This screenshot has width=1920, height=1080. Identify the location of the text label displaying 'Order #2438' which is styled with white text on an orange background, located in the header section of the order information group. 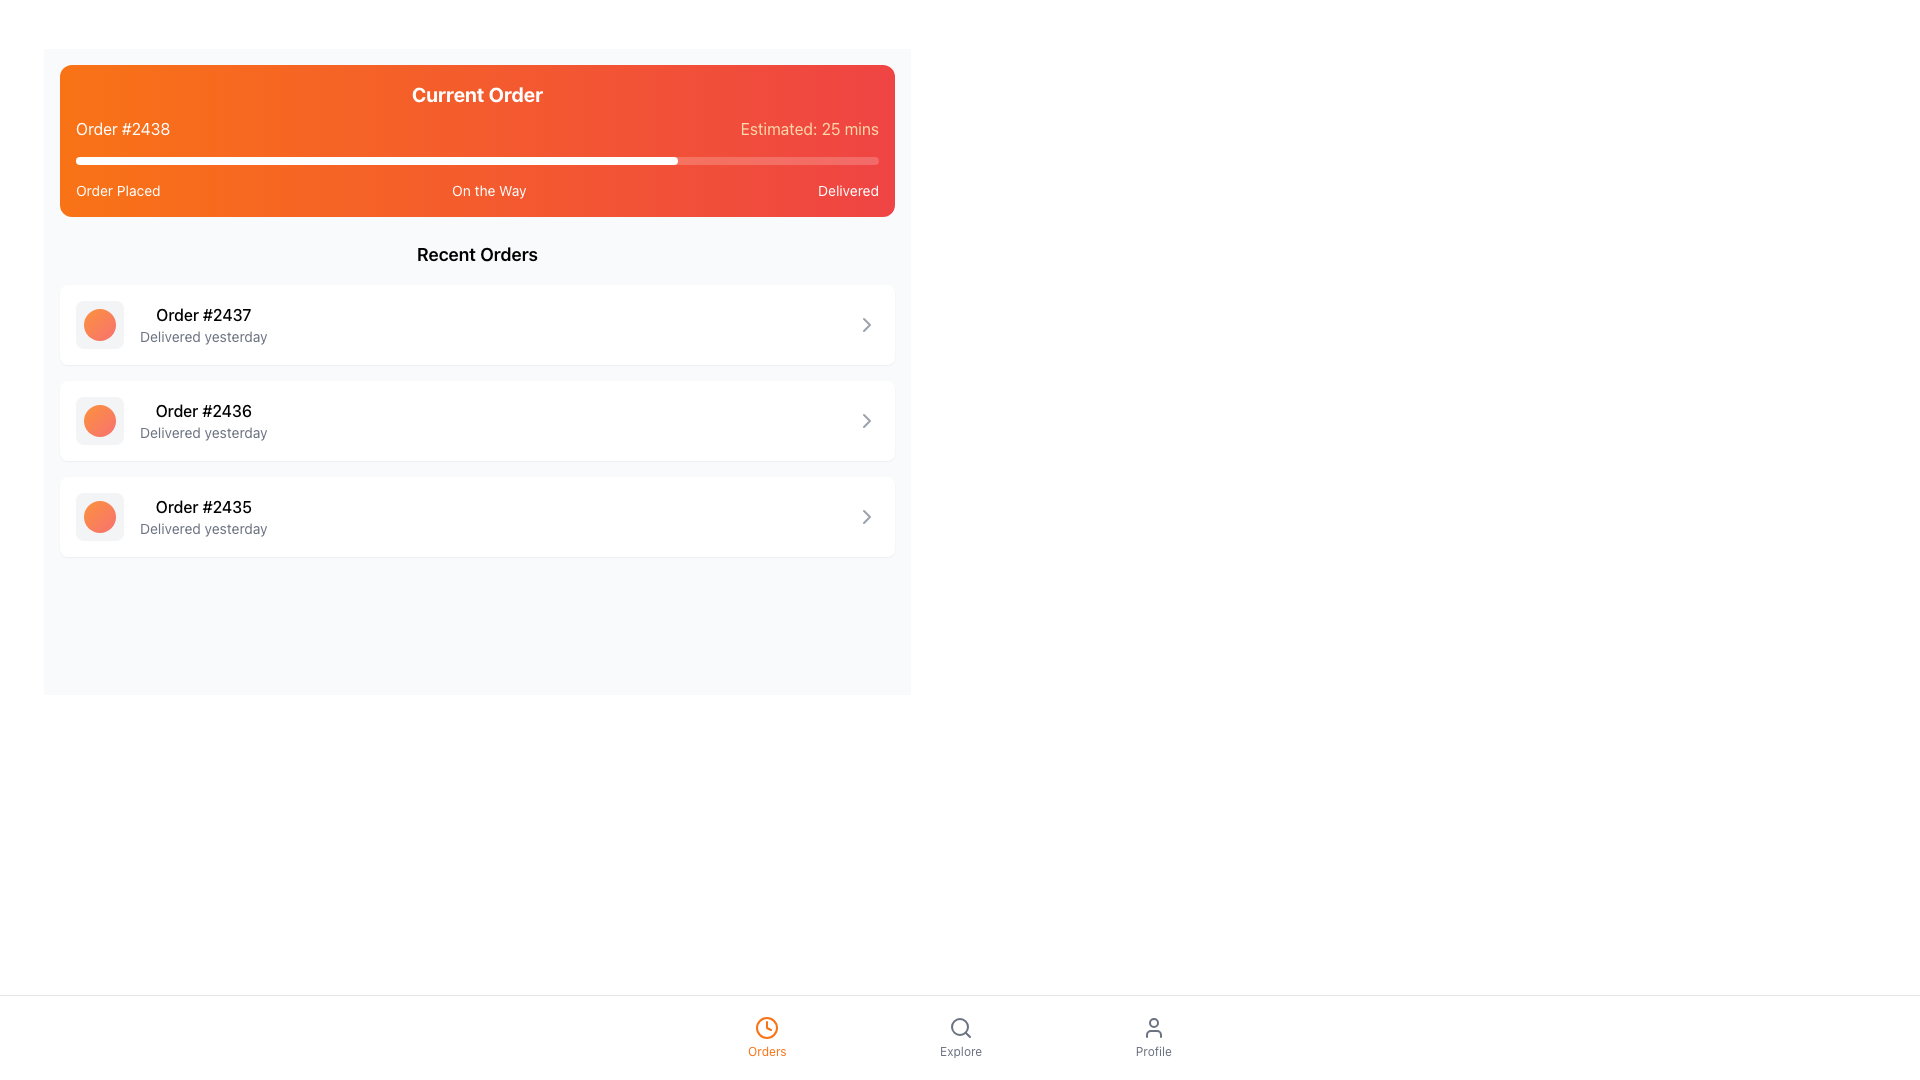
(122, 128).